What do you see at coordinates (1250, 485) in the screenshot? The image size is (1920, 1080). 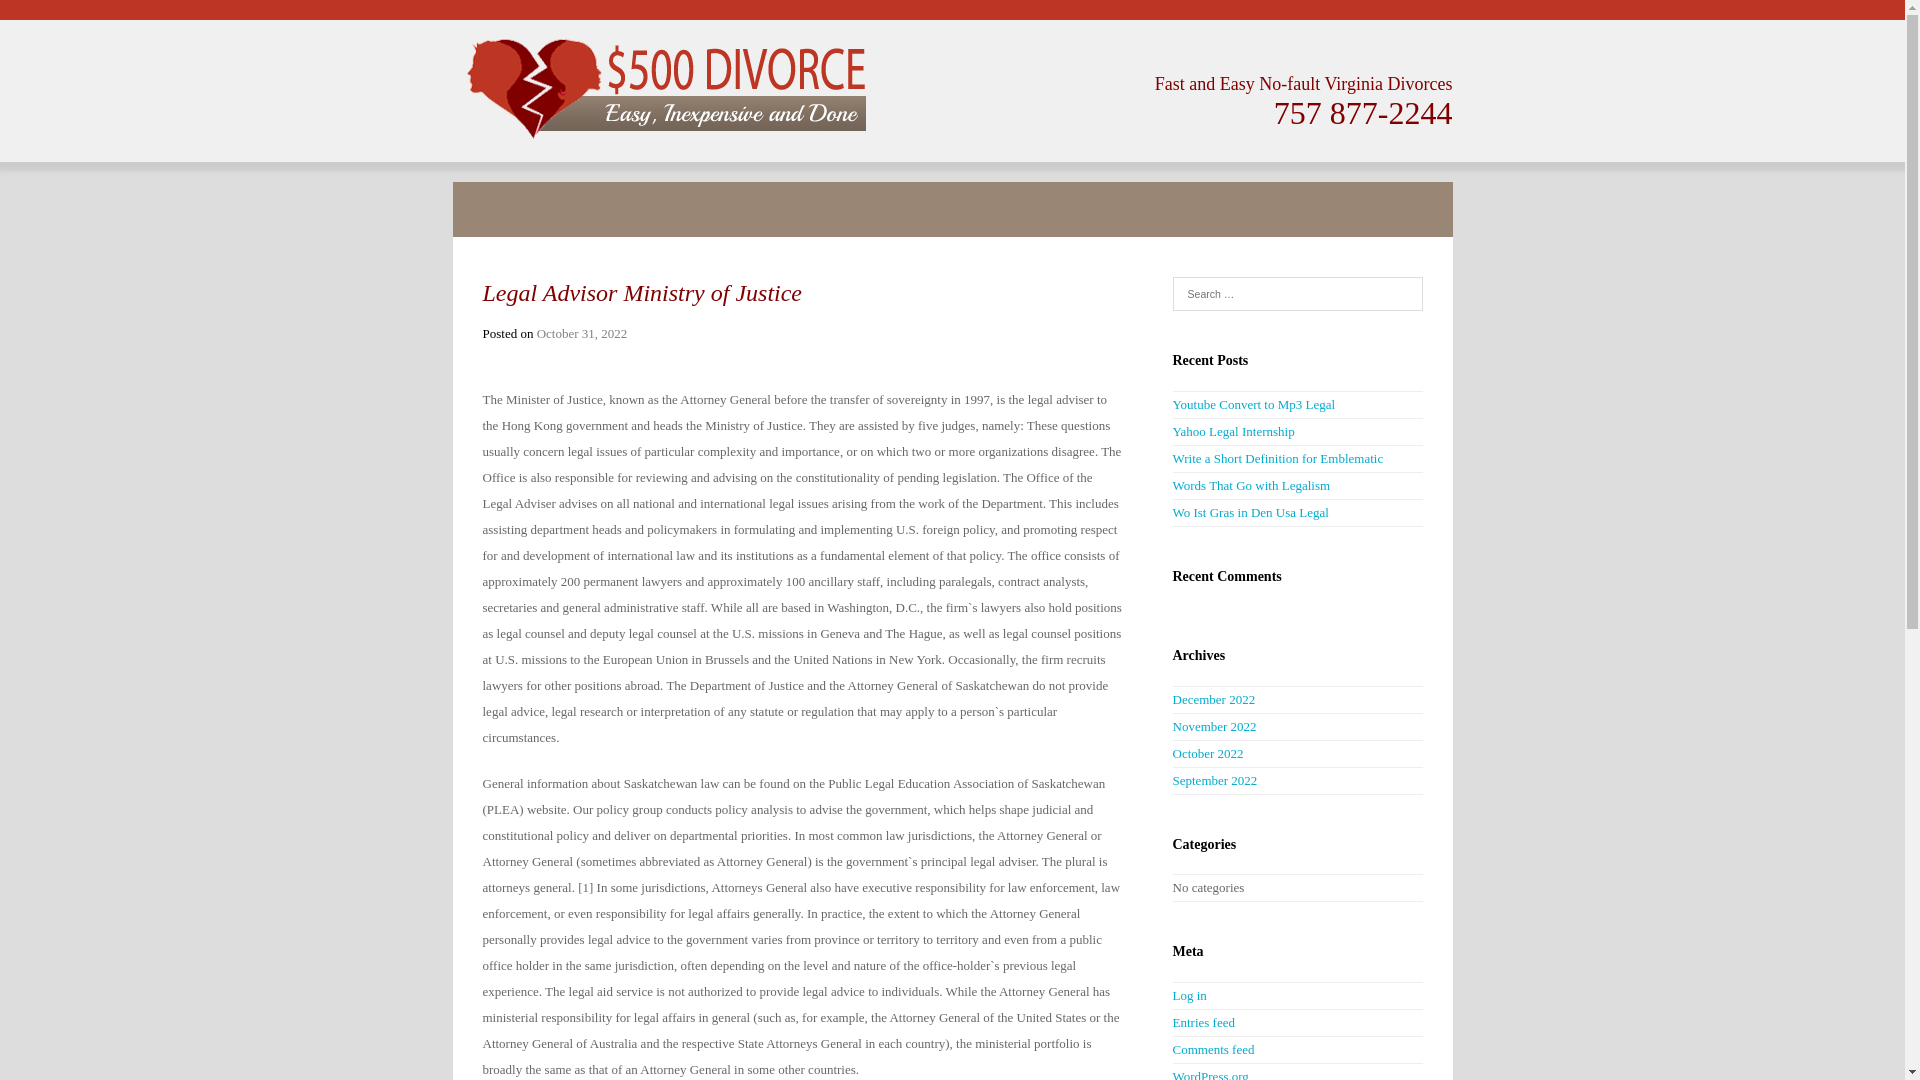 I see `'Words That Go with Legalism'` at bounding box center [1250, 485].